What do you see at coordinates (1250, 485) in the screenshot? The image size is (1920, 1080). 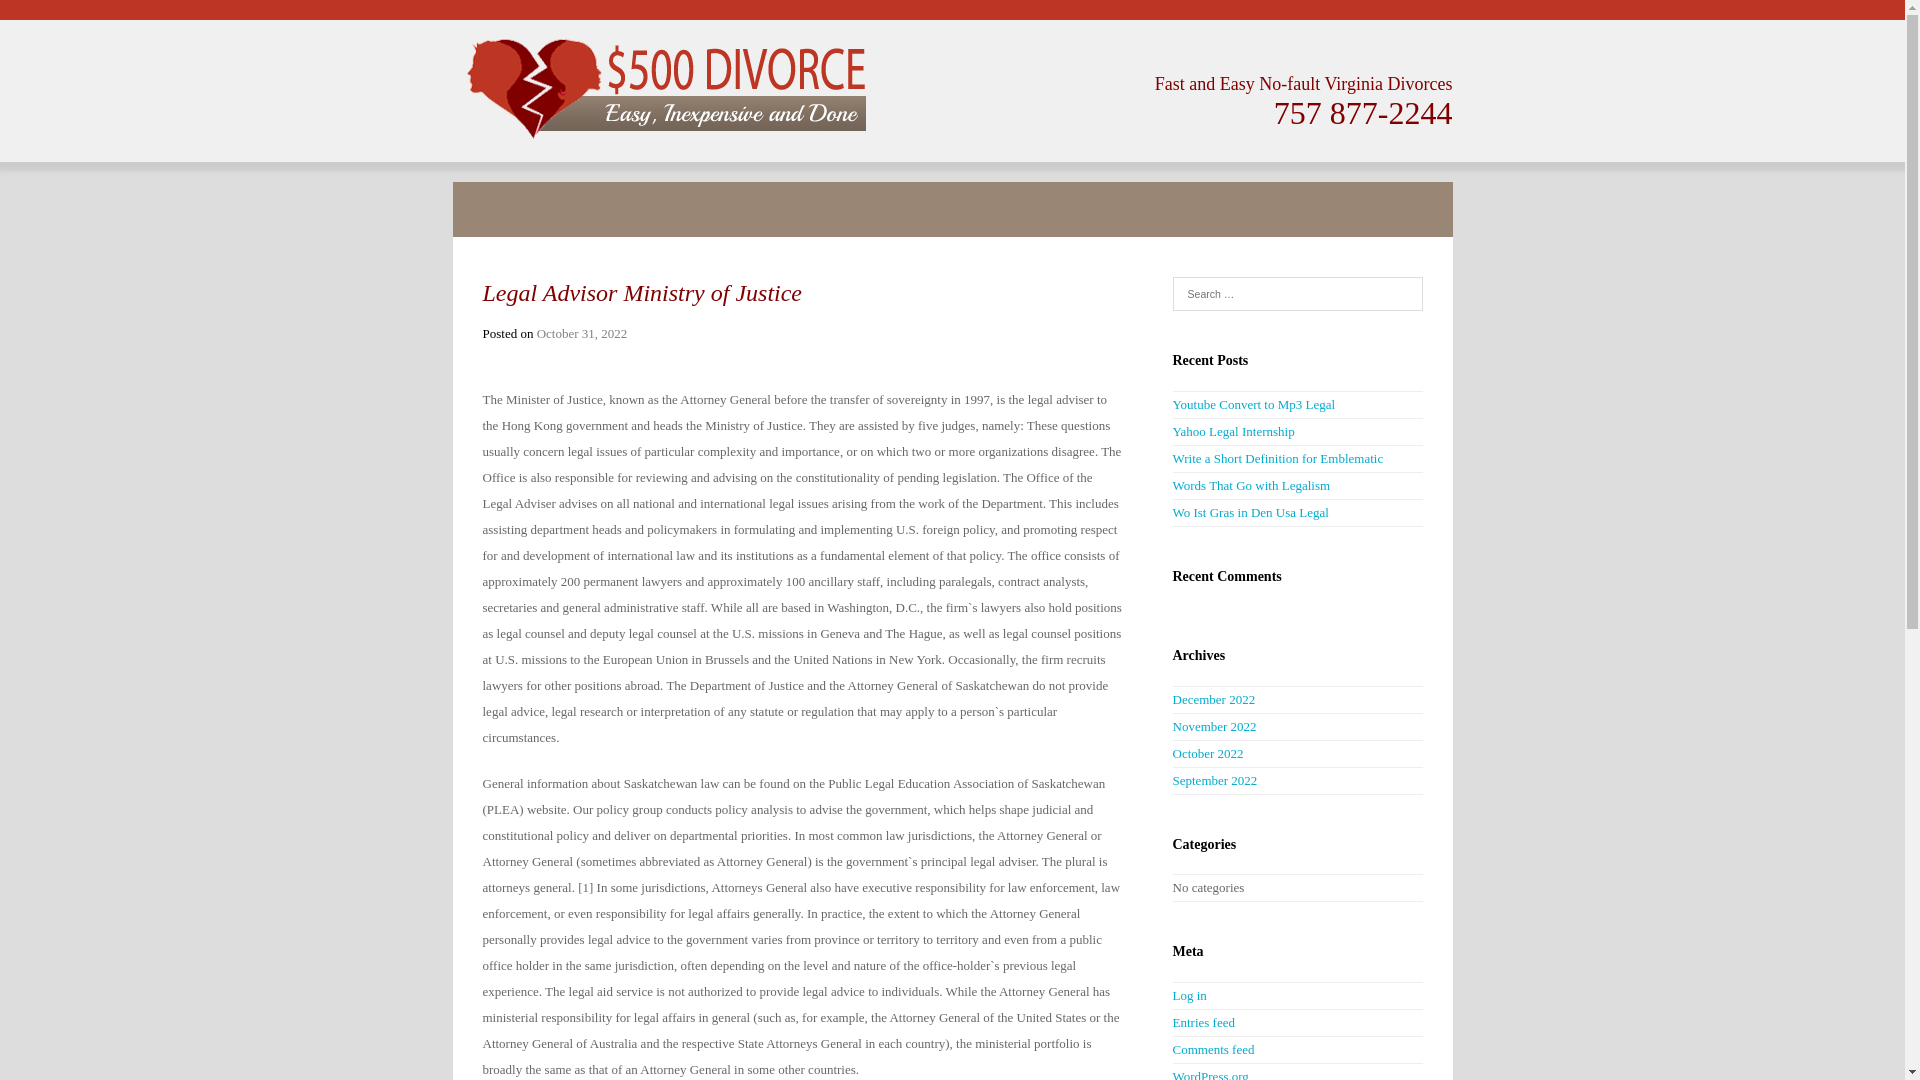 I see `'Words That Go with Legalism'` at bounding box center [1250, 485].